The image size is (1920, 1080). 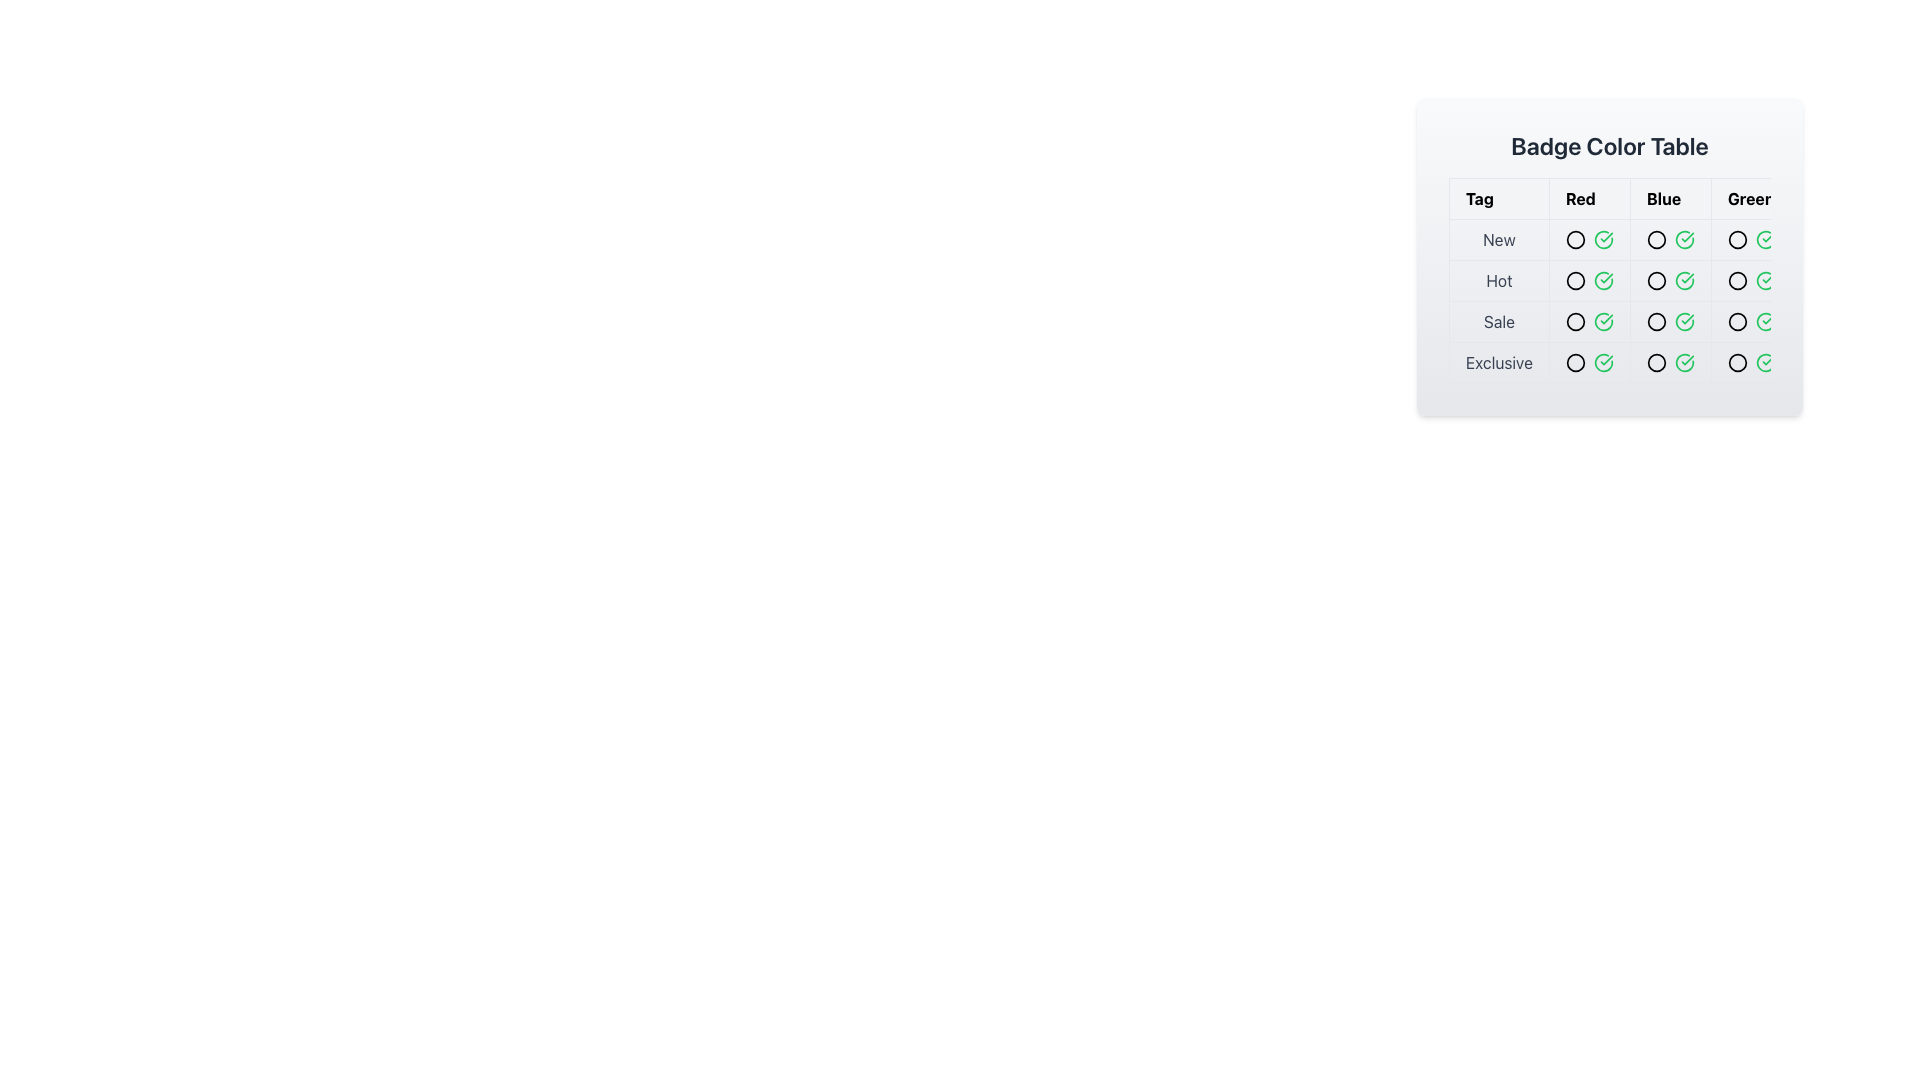 I want to click on the 'Red' category Table Header Cell in the Badge Color Table, which is positioned to the right of the 'Tag' column and left of the 'Blue' column, so click(x=1588, y=199).